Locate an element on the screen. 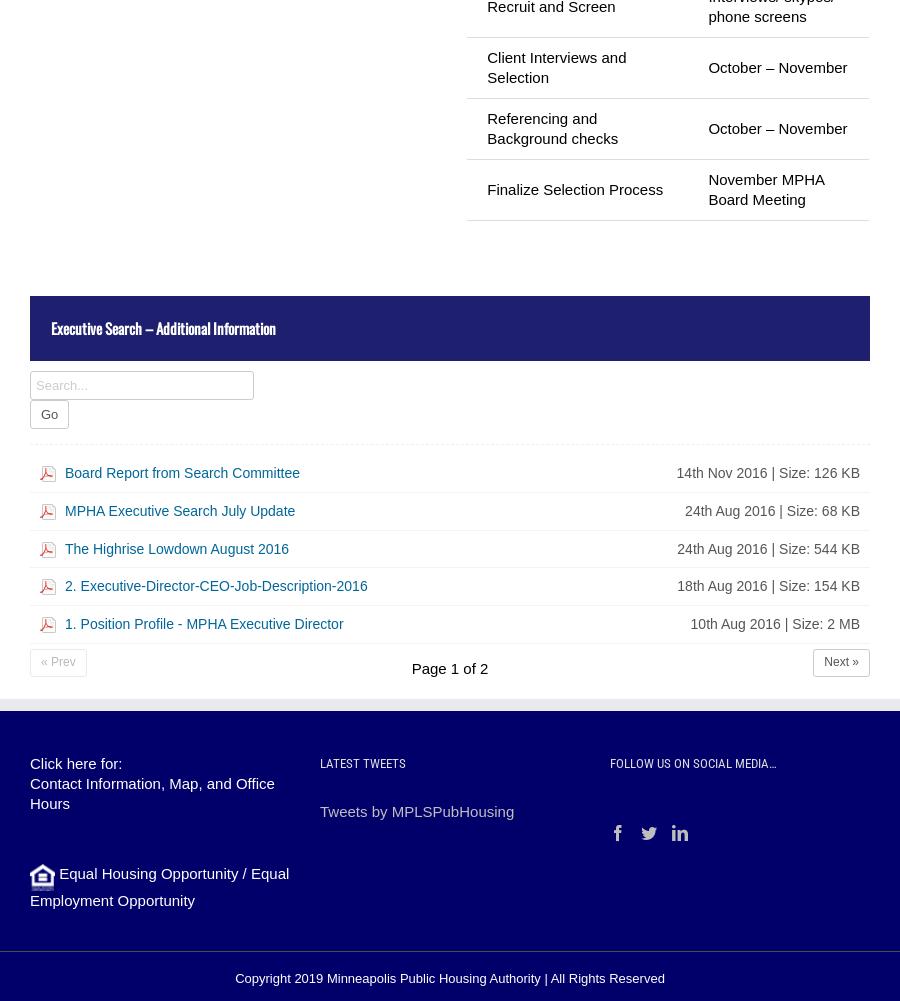 The image size is (900, 1001). 'Tweets by MPLSPubHousing' is located at coordinates (317, 809).